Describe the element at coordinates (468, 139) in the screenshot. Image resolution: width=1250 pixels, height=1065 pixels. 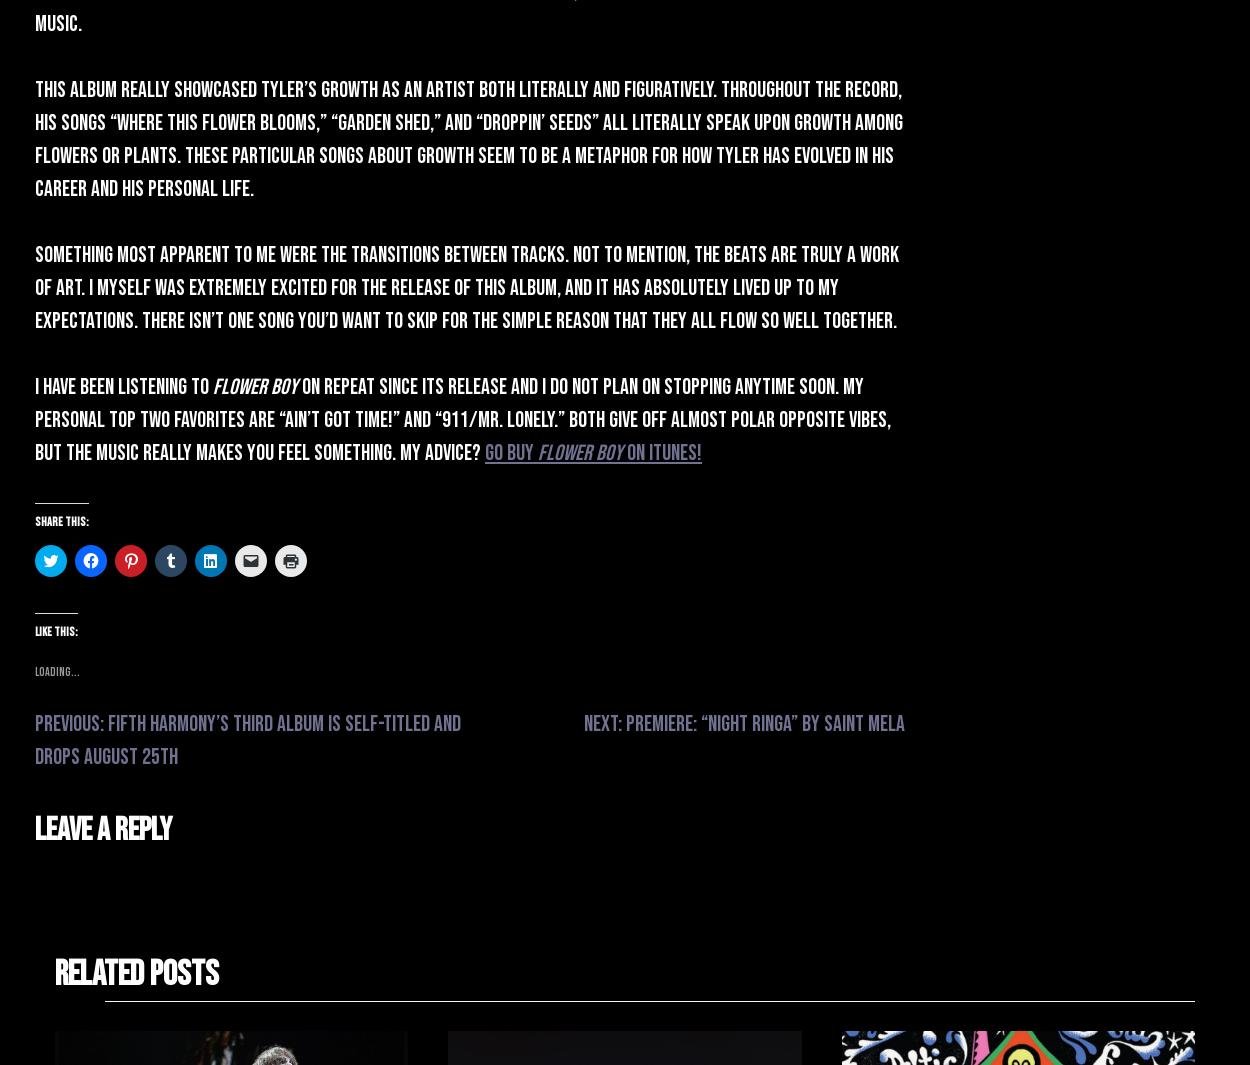
I see `'This album really showcased Tyler’s growth as an artist both literally and figuratively. Throughout the record, his songs “Where This Flower Blooms,” “Garden Shed,” and “Droppin’ Seeds” all literally speak upon growth among flowers or plants. These particular songs about growth seem to be a metaphor for how Tyler has evolved in his career and his personal life.'` at that location.